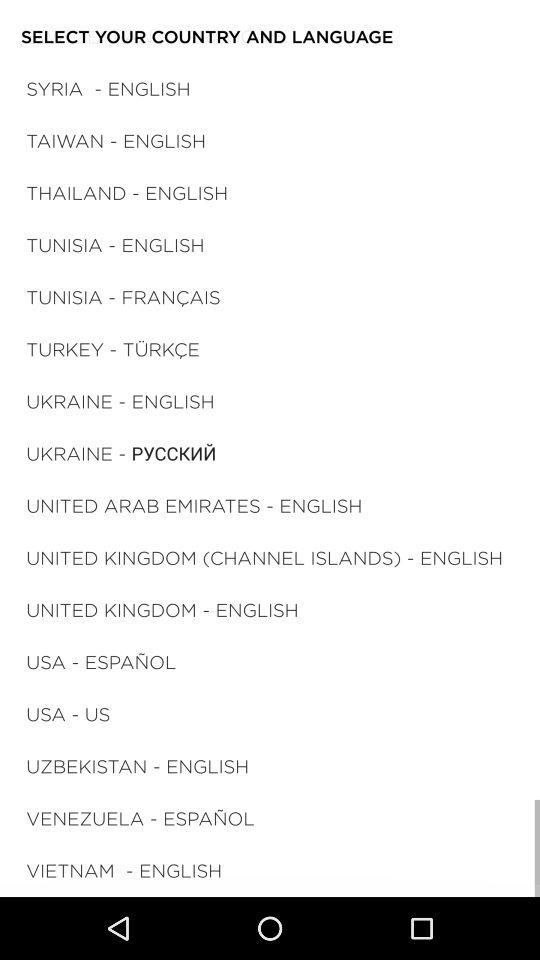 The image size is (540, 960). What do you see at coordinates (116, 139) in the screenshot?
I see `the item above thailand - english icon` at bounding box center [116, 139].